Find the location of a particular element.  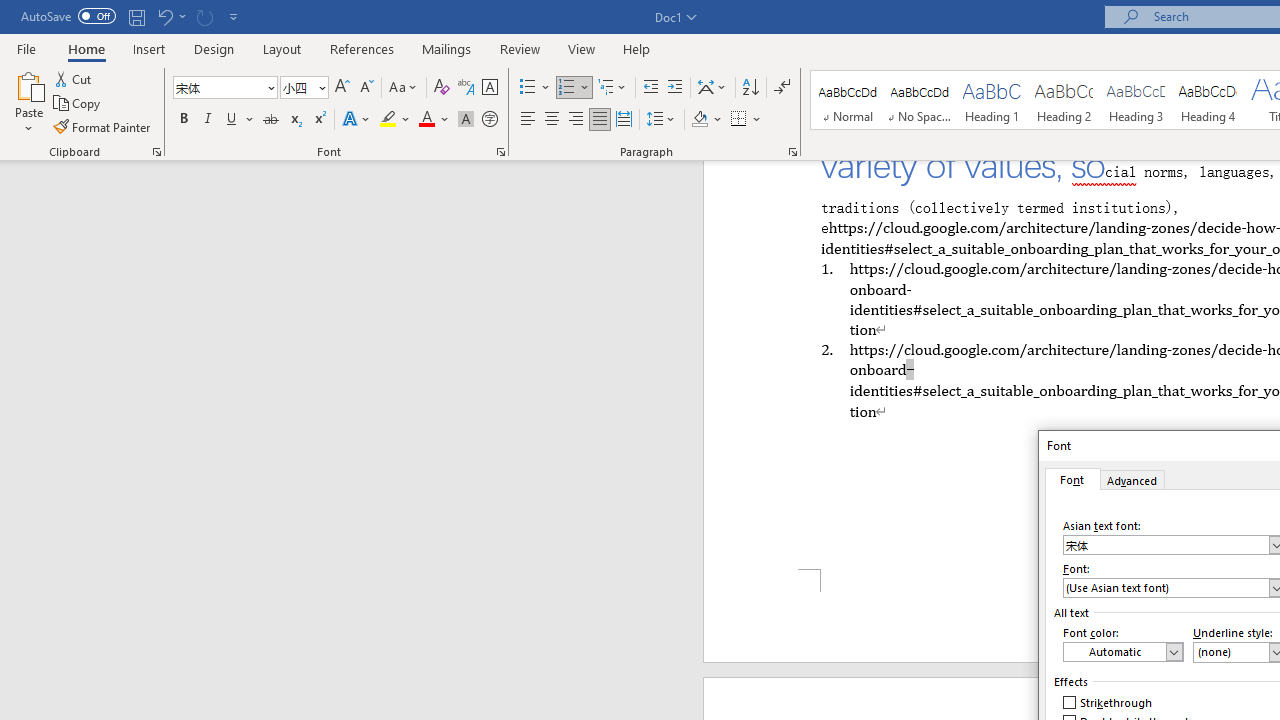

'Strikethrough' is located at coordinates (1107, 702).